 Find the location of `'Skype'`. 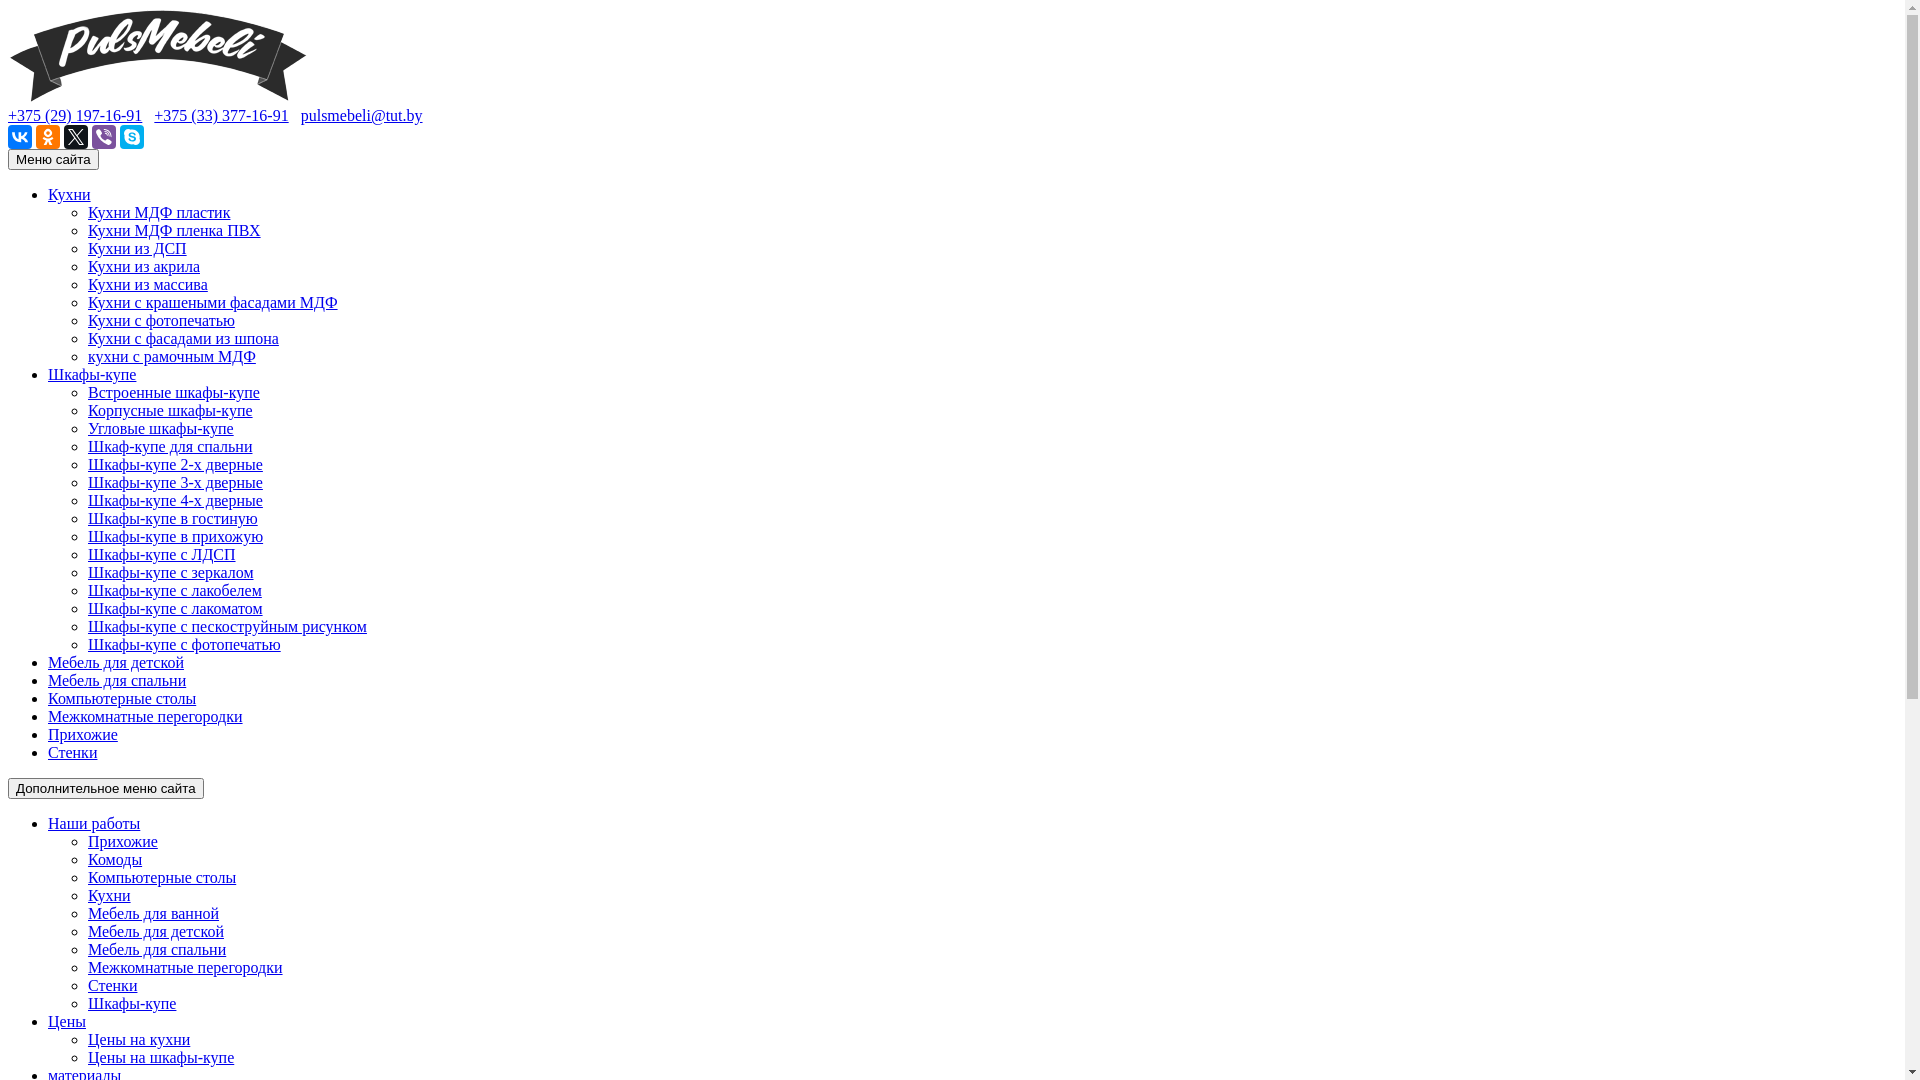

'Skype' is located at coordinates (131, 136).